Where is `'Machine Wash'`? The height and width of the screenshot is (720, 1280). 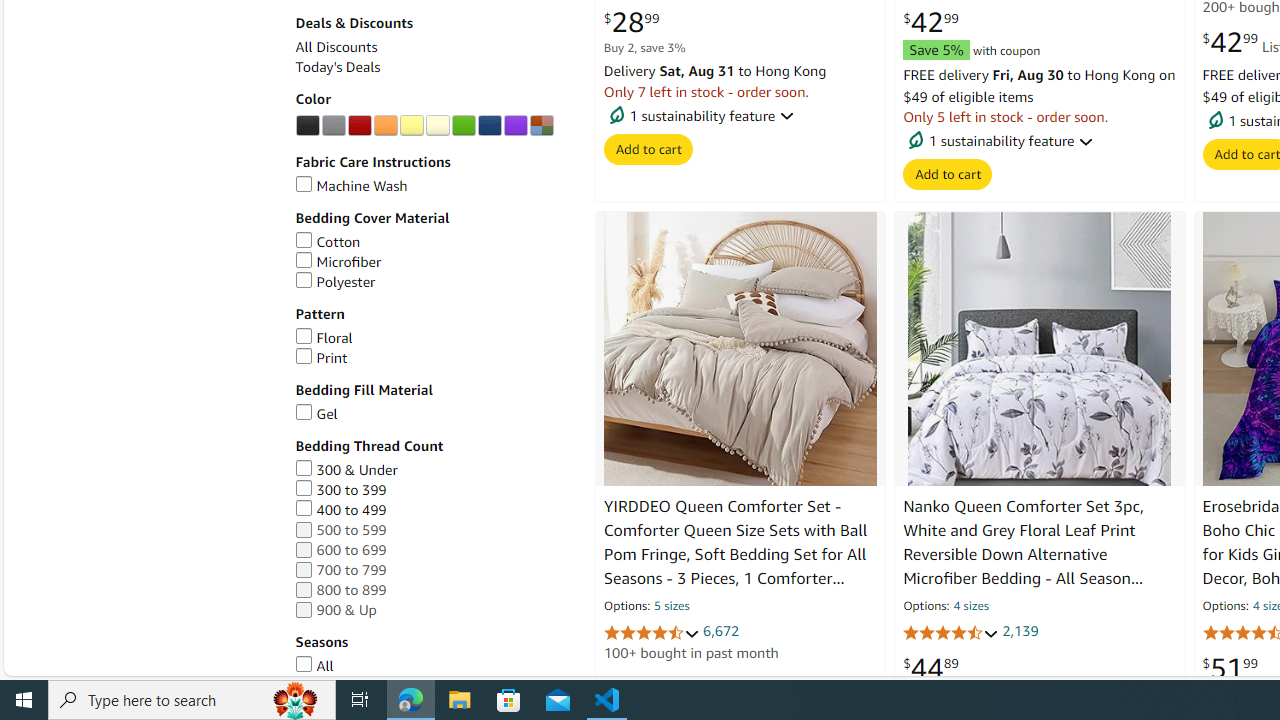 'Machine Wash' is located at coordinates (351, 185).